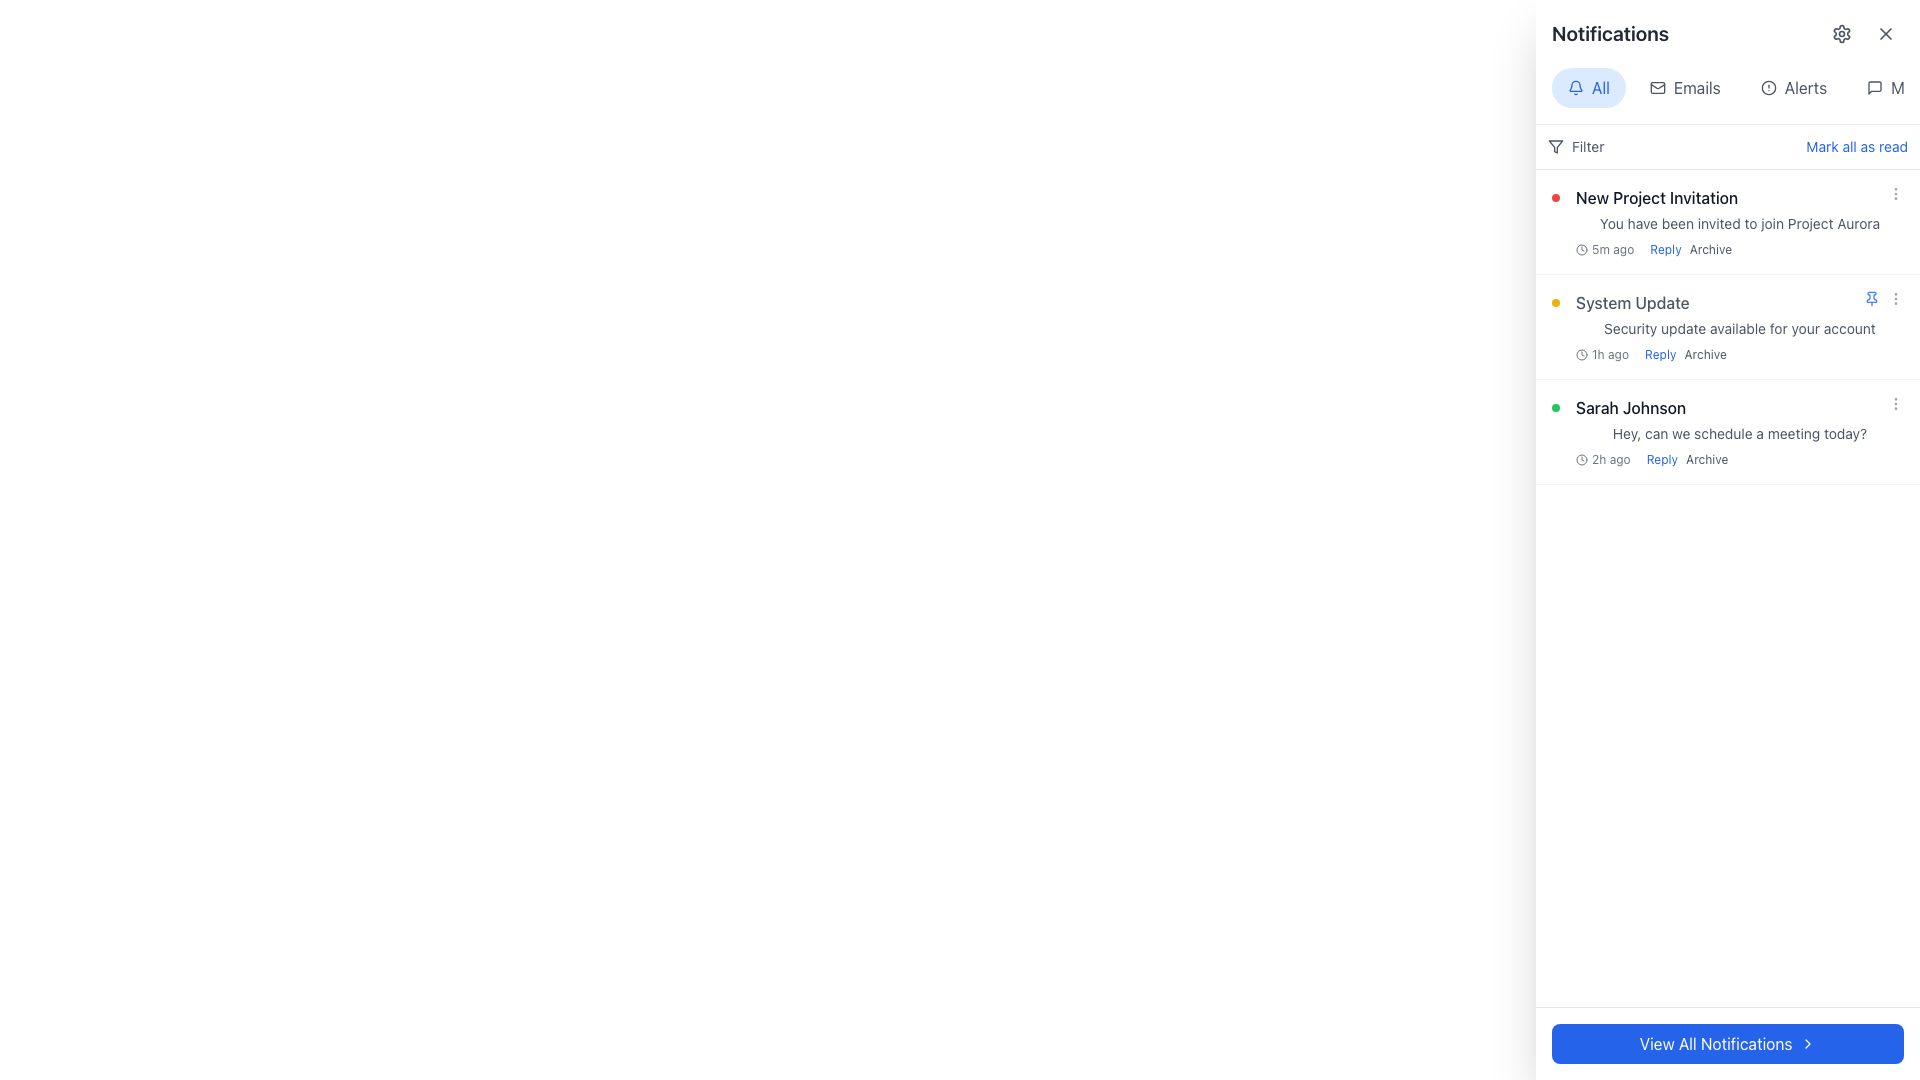 This screenshot has height=1080, width=1920. Describe the element at coordinates (1709, 249) in the screenshot. I see `the second interactive text label in the notification list for the 'New Project Invitation' to change its color and indicate interactivity` at that location.